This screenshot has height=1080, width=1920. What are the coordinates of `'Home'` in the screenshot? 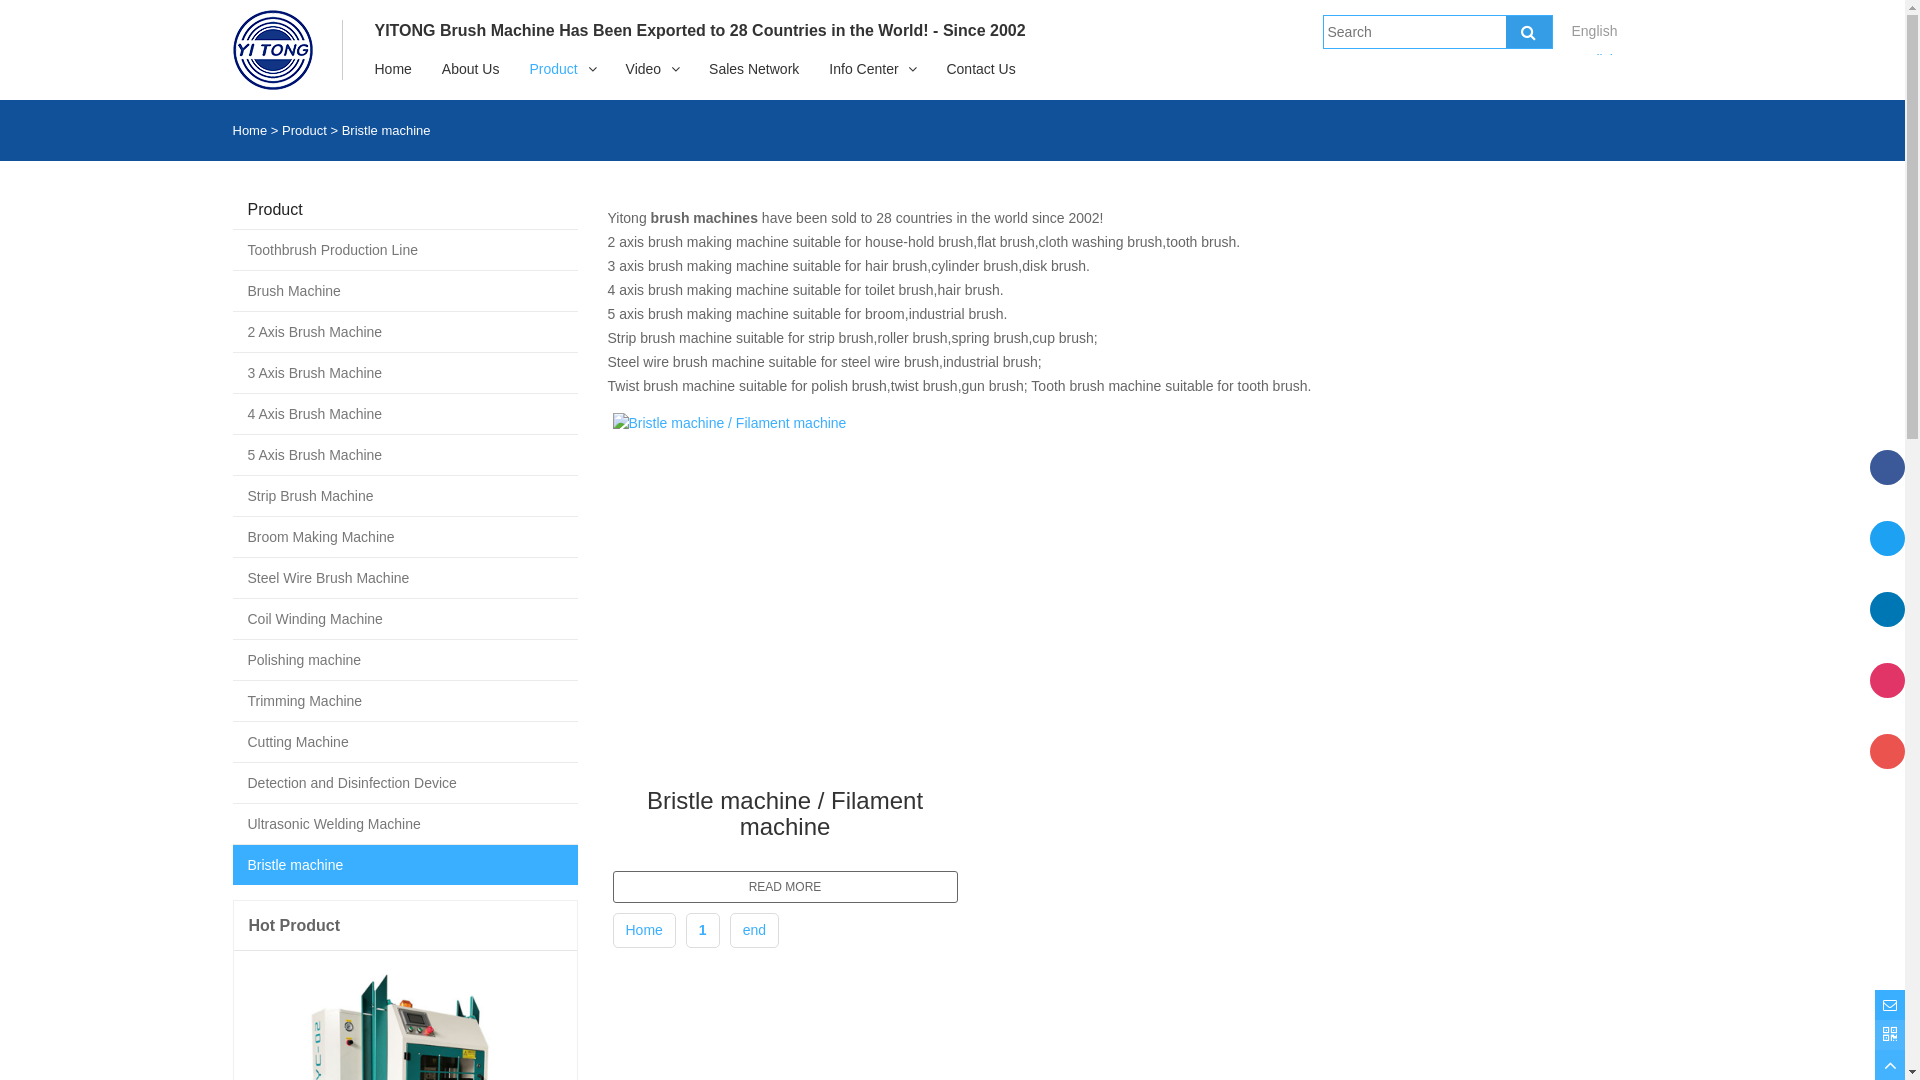 It's located at (360, 68).